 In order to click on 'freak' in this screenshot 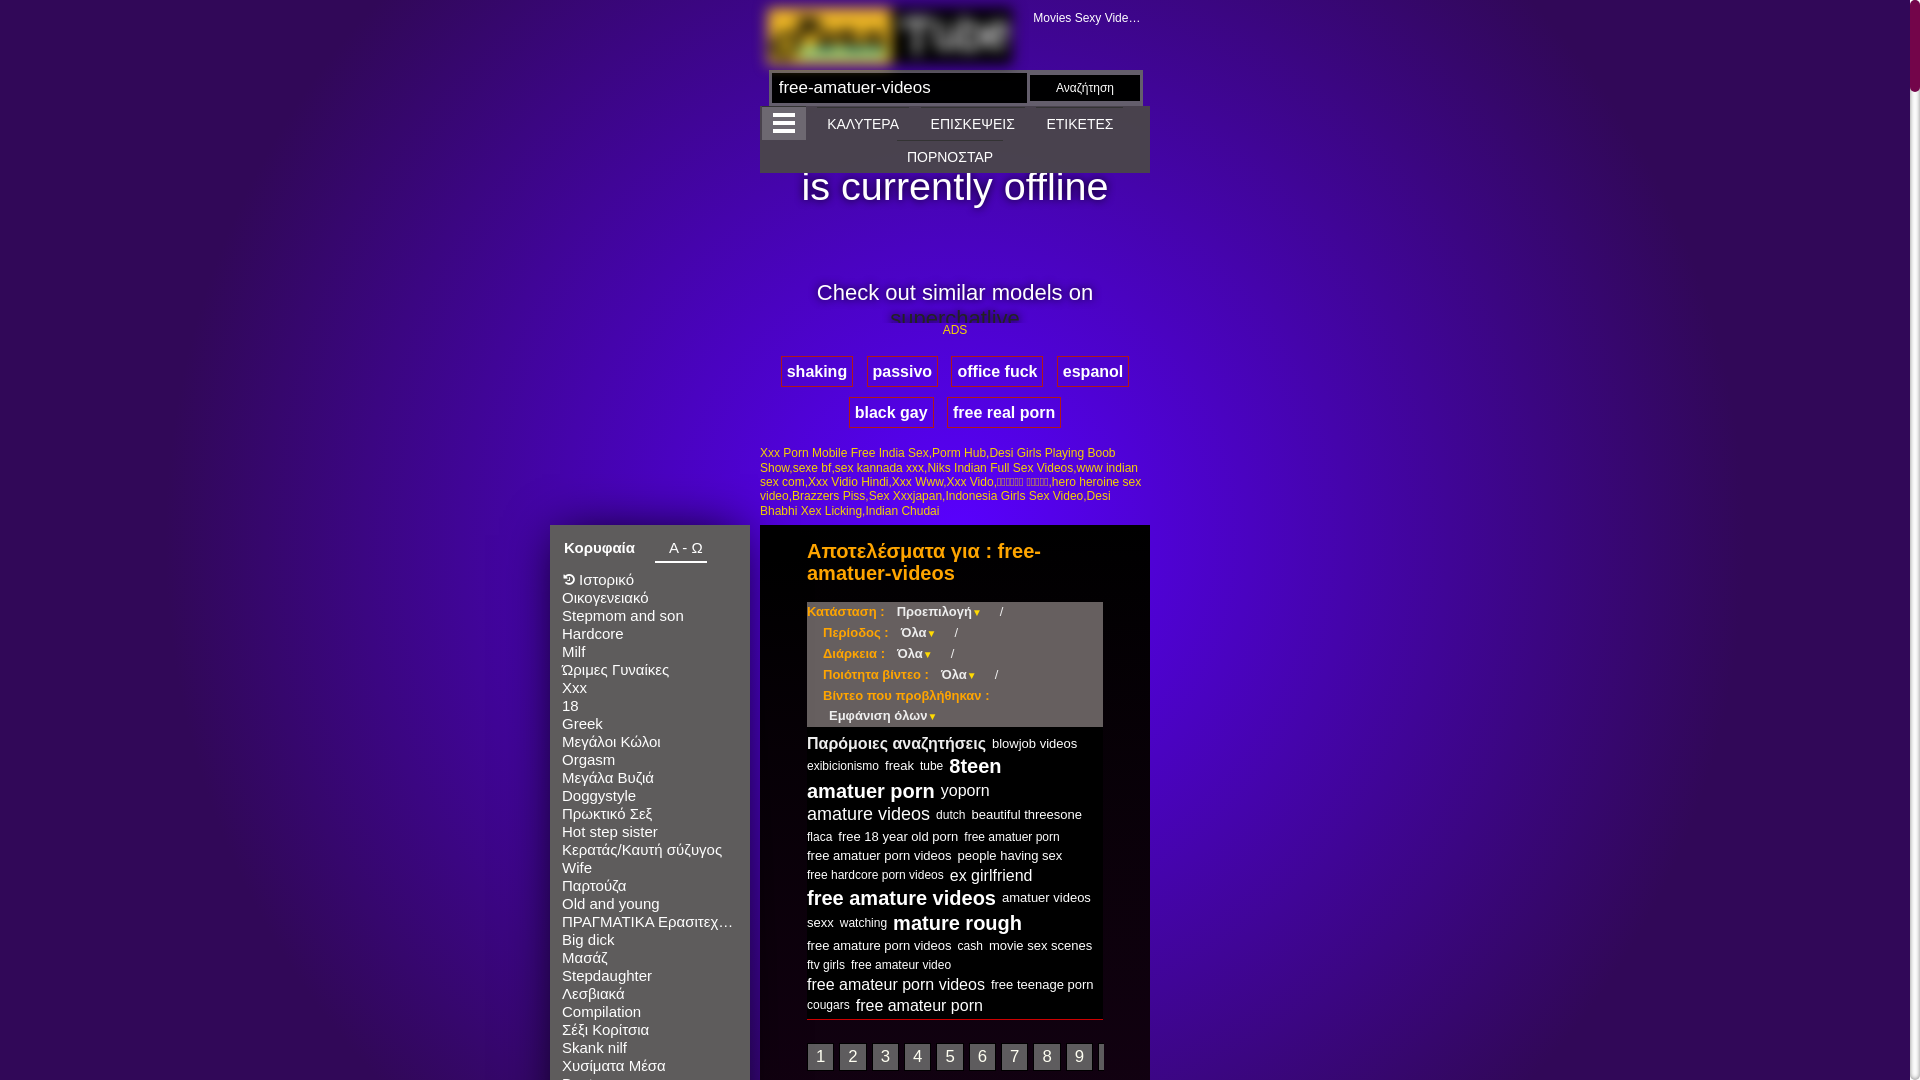, I will do `click(898, 765)`.